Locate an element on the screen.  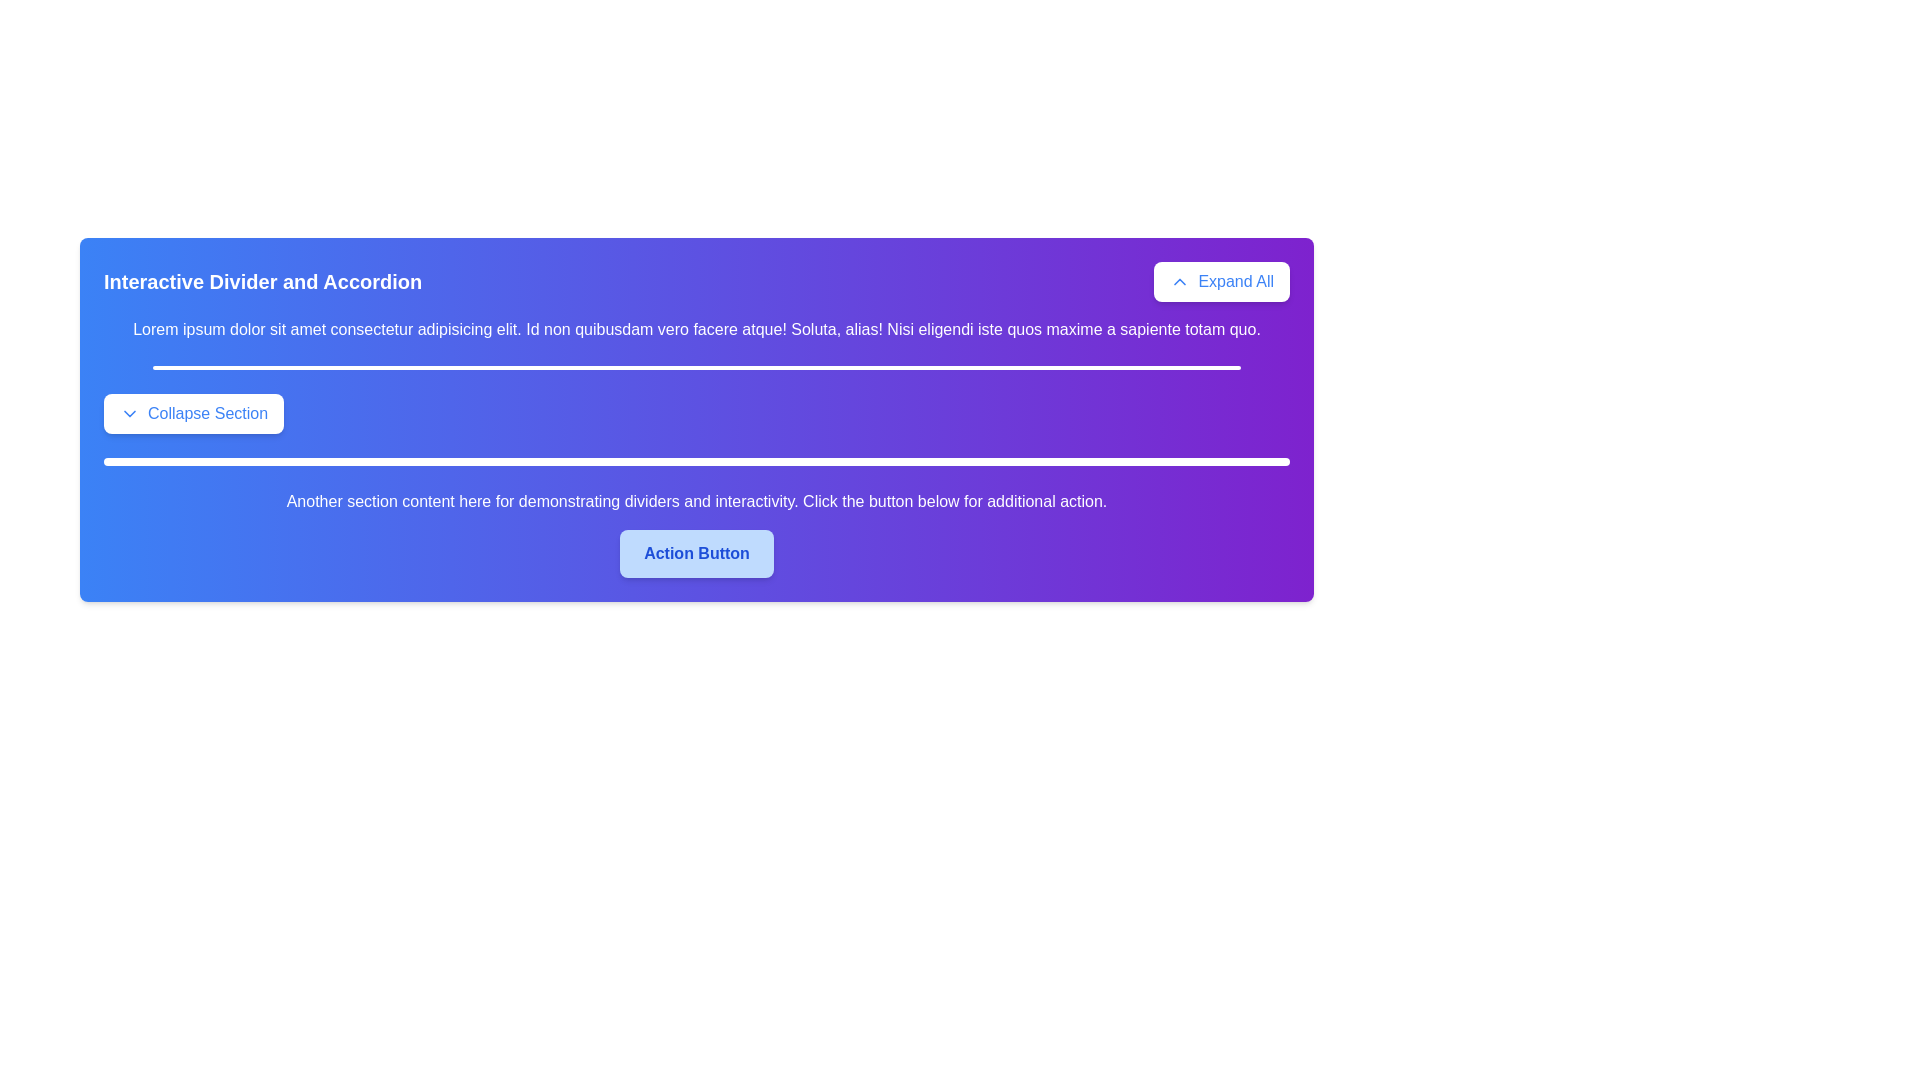
the prominently styled rectangular button labeled 'Action Button' with a light blue background is located at coordinates (696, 554).